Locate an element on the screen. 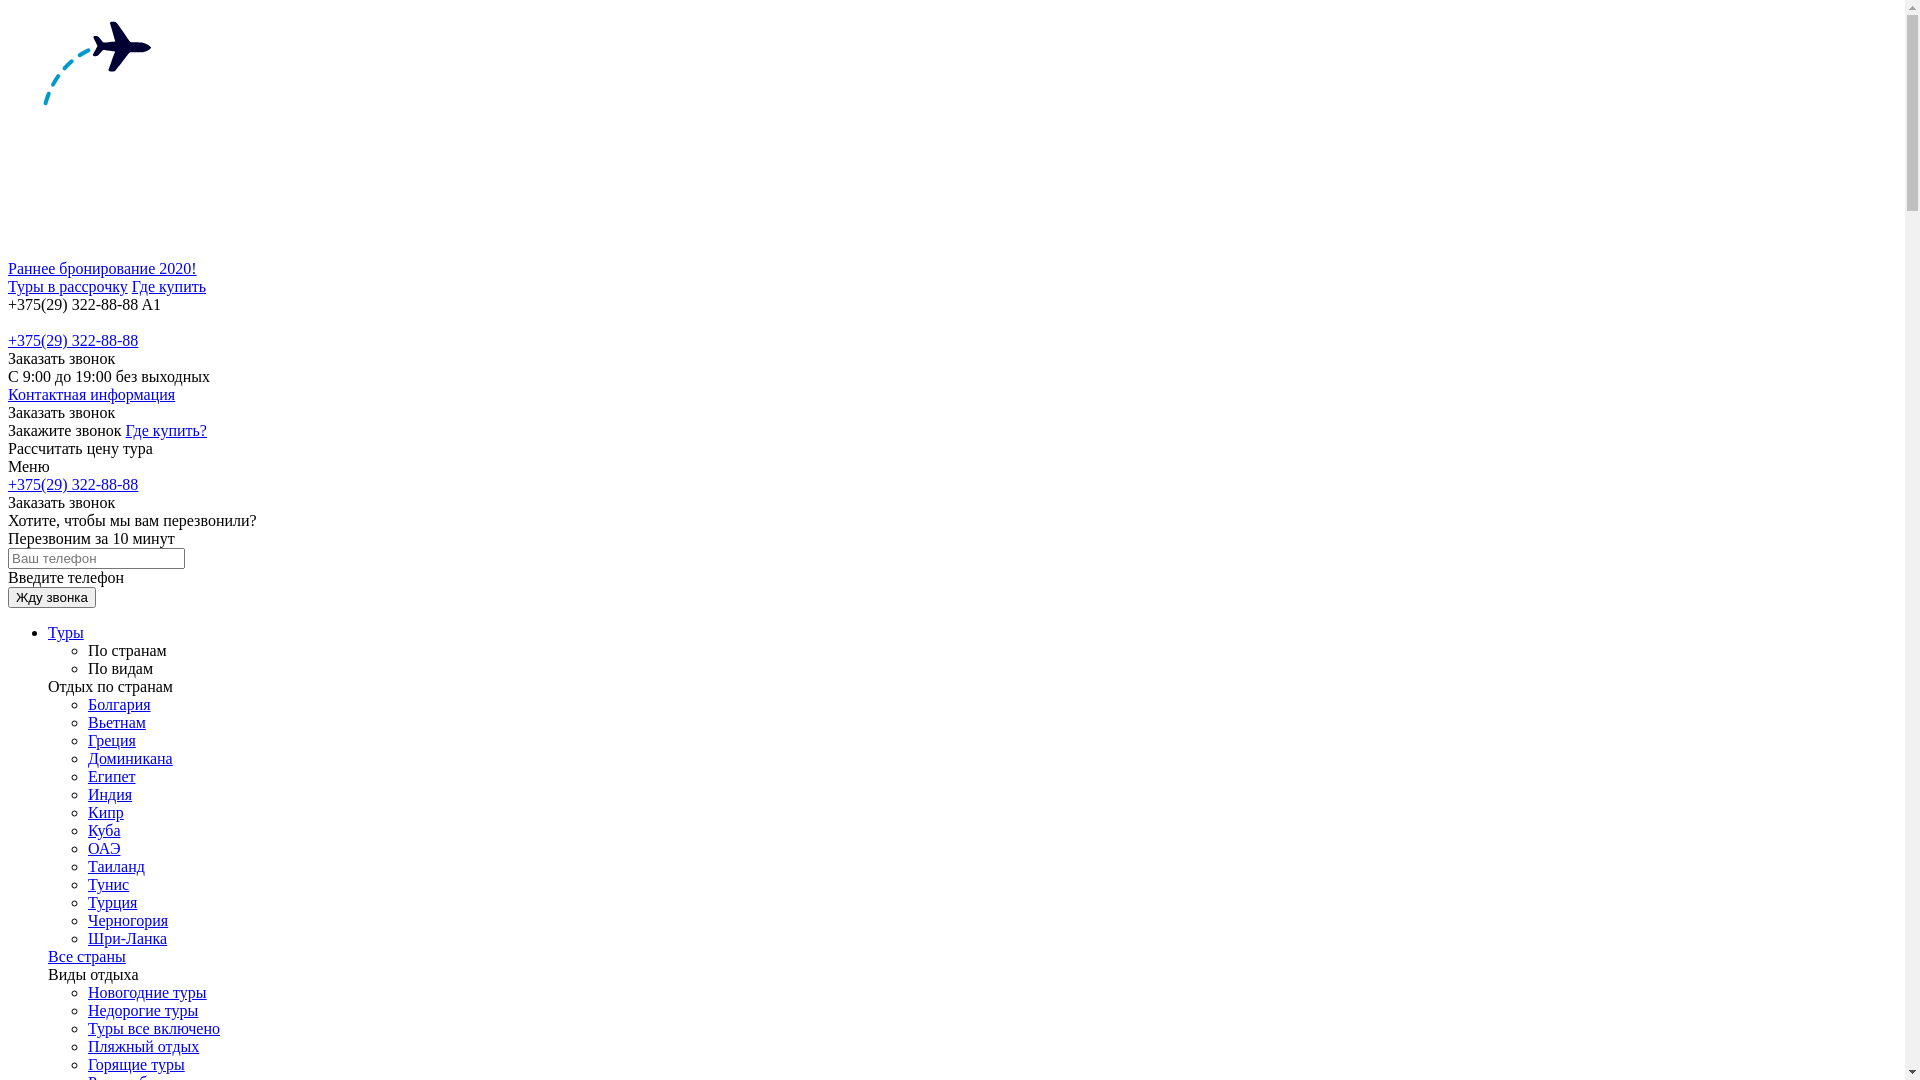 This screenshot has height=1080, width=1920. '+375(29) 322-88-88' is located at coordinates (8, 339).